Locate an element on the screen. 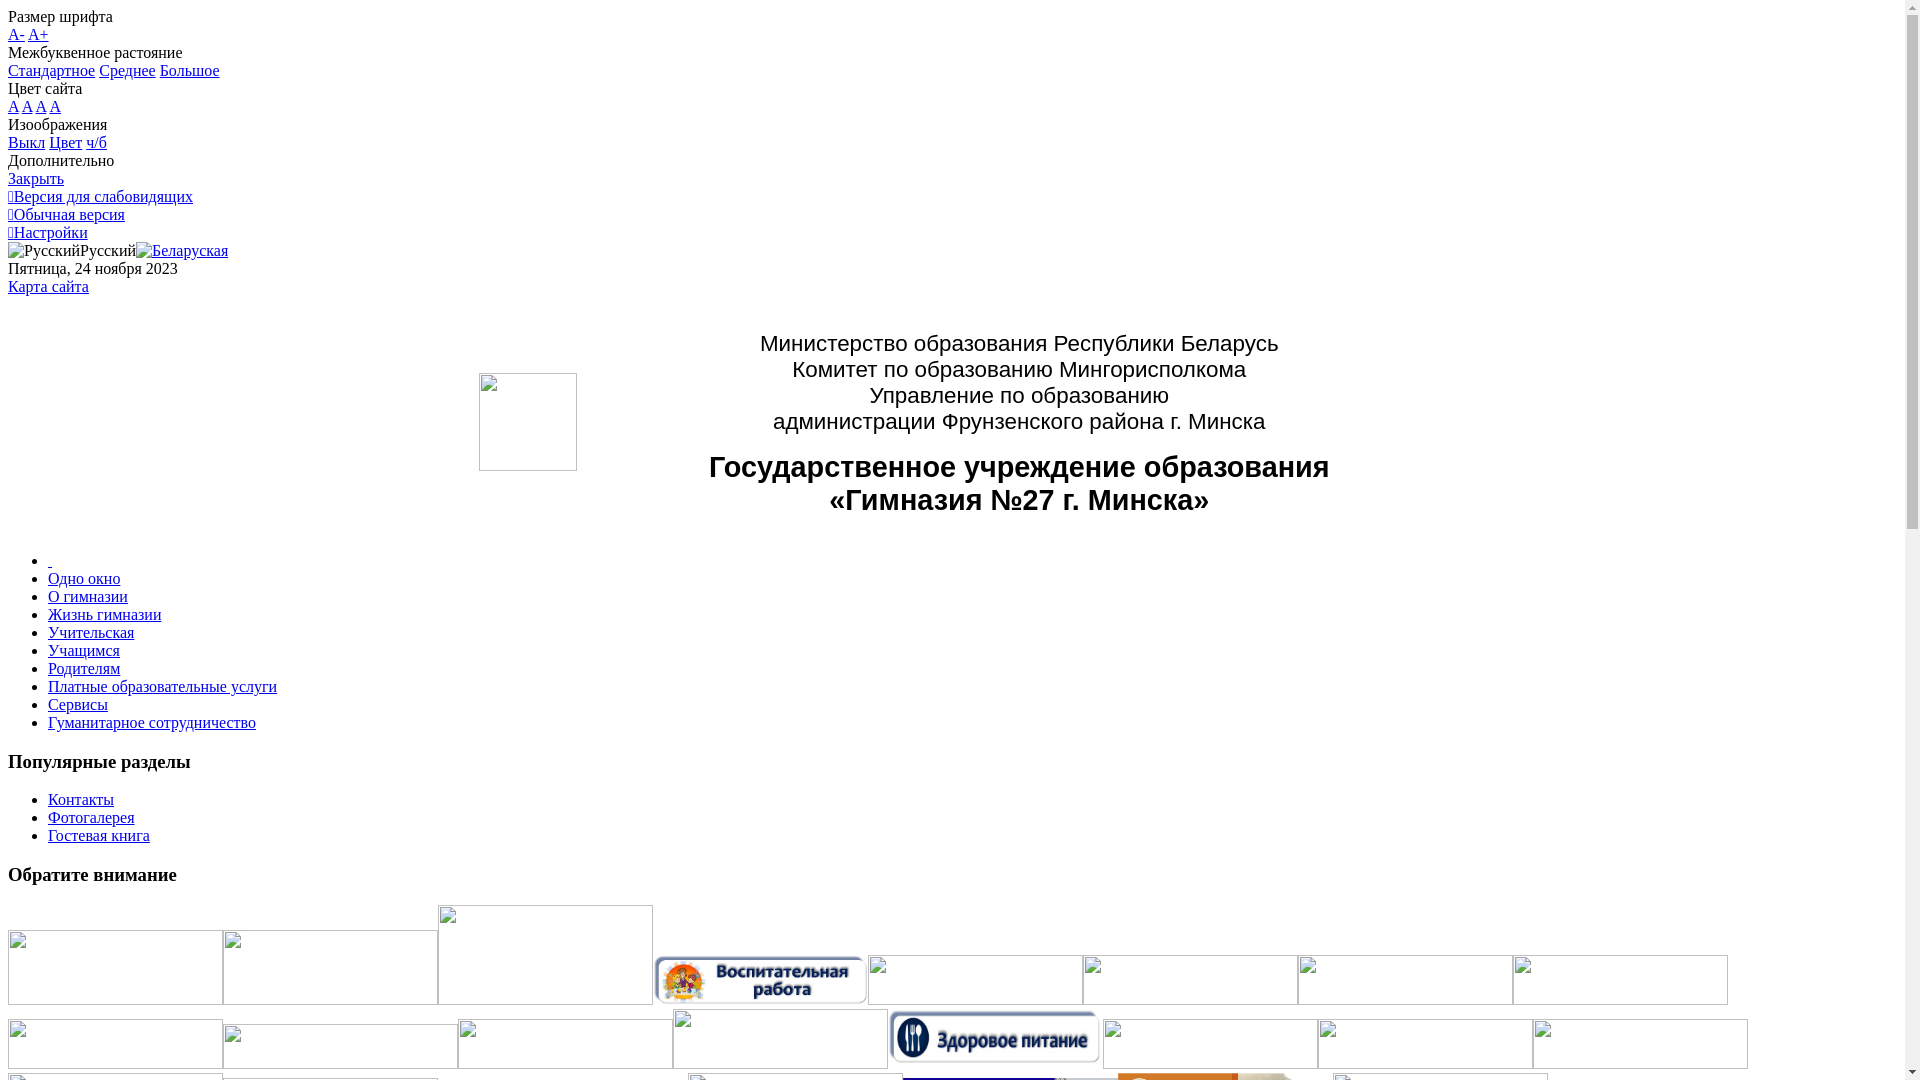 This screenshot has width=1920, height=1080. 'A' is located at coordinates (48, 106).